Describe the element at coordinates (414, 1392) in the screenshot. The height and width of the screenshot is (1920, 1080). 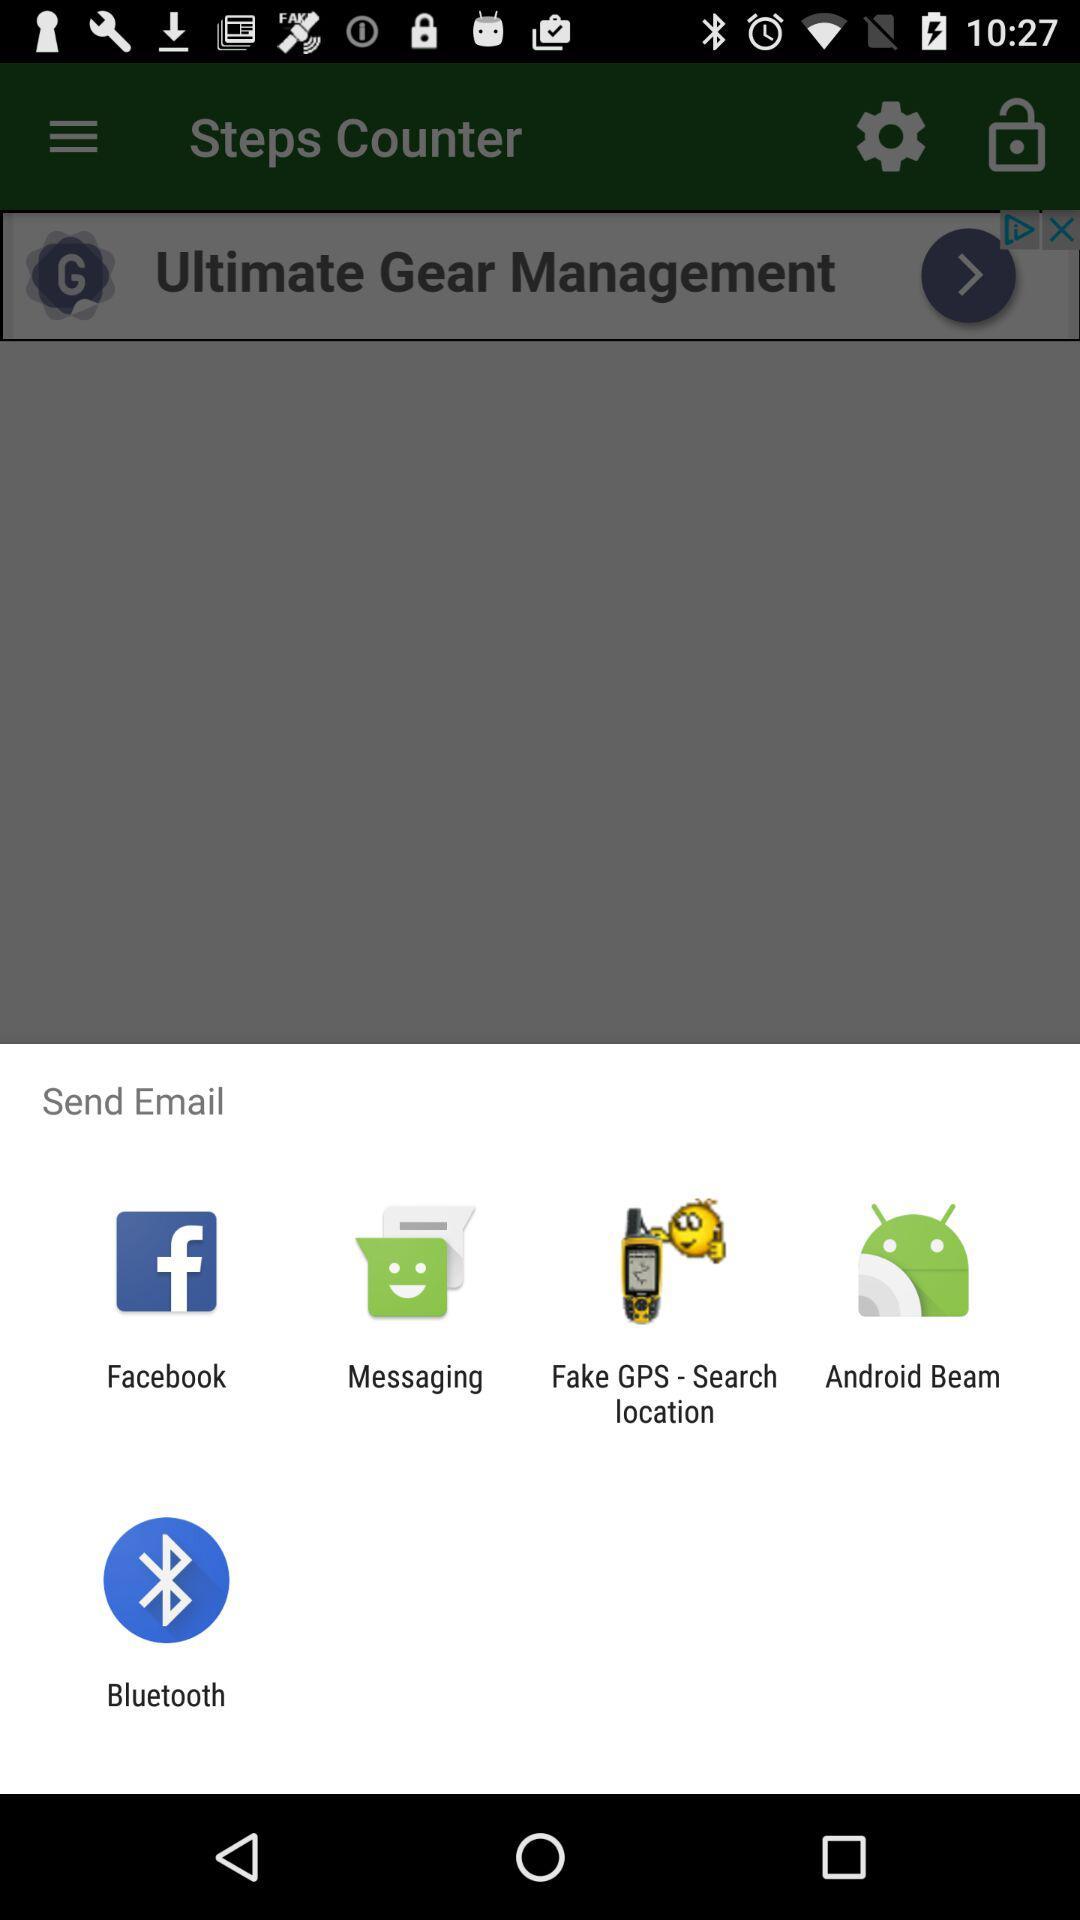
I see `the icon next to facebook item` at that location.